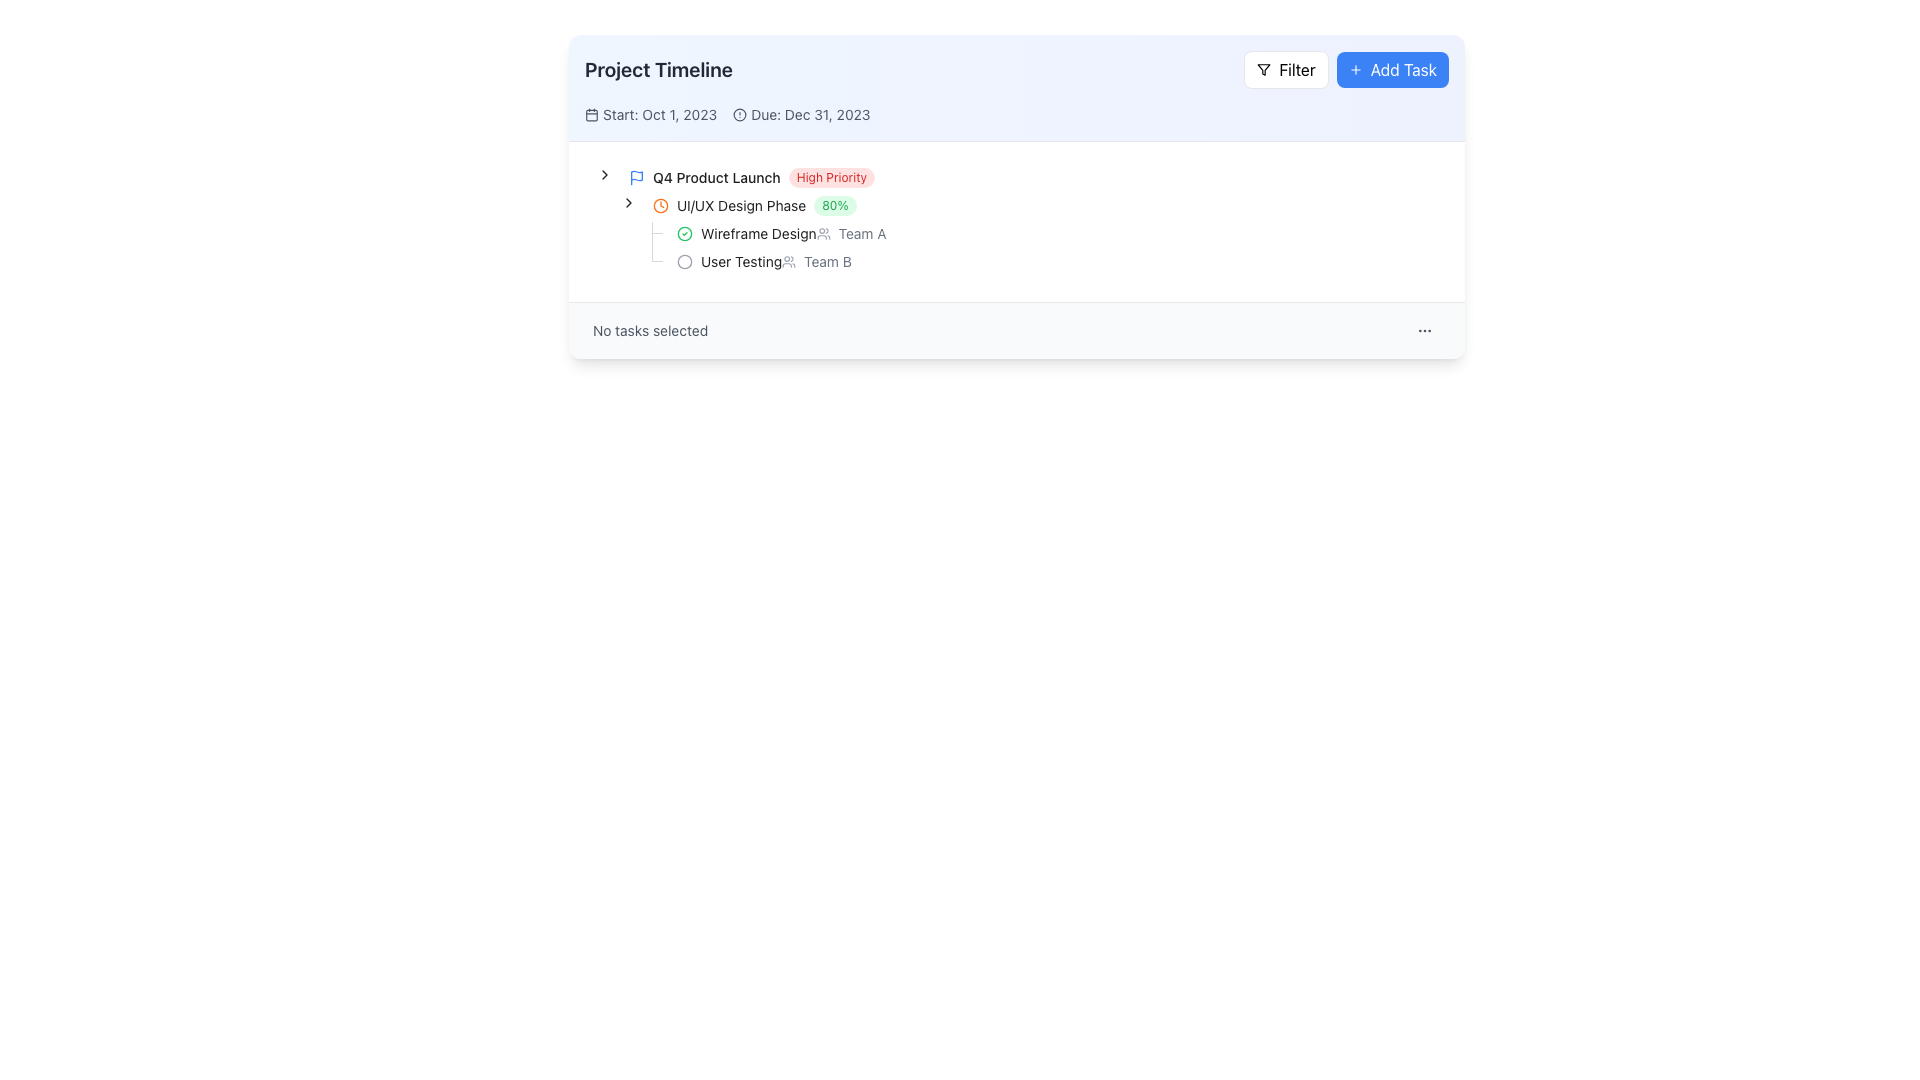 The height and width of the screenshot is (1080, 1920). I want to click on text label displaying 'Q4 Product Launch', which is positioned between a blue flag icon and a red 'High Priority' label in the task list, so click(716, 176).